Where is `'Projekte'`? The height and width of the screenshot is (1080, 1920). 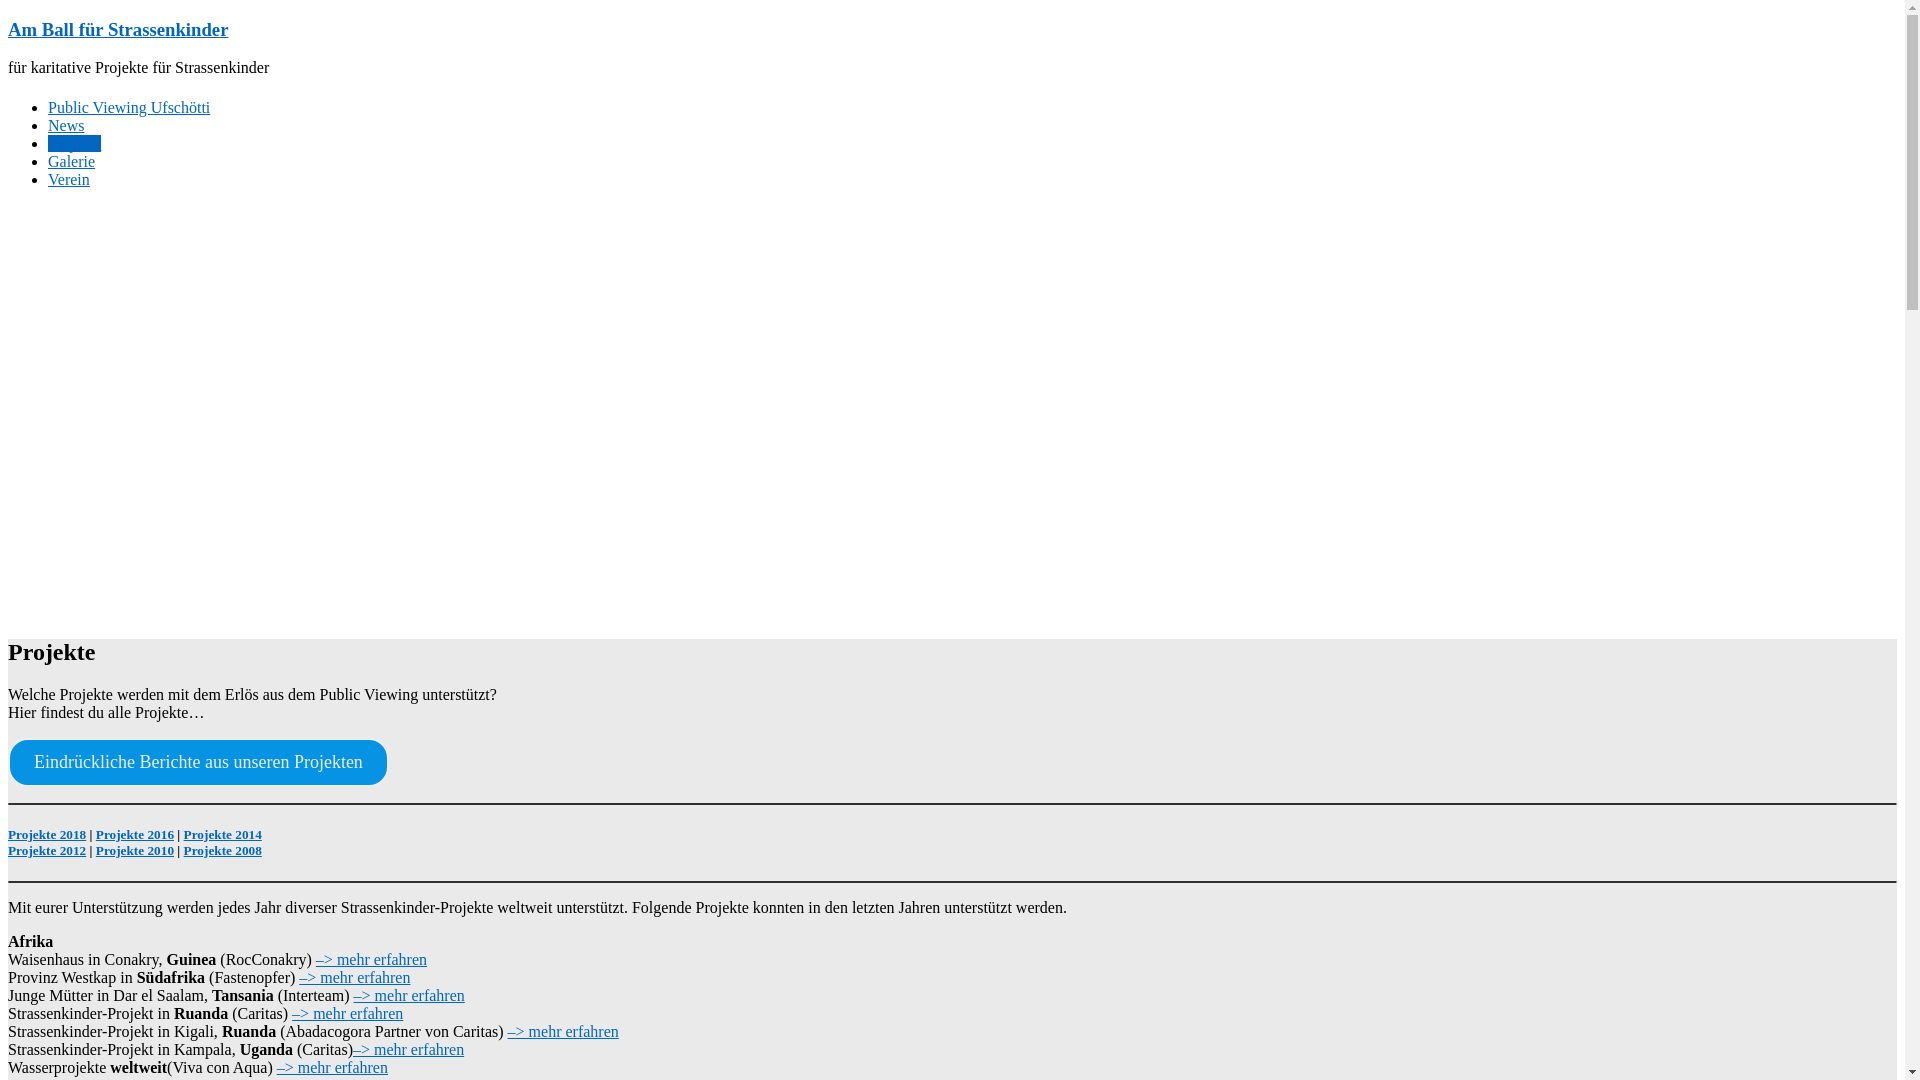
'Projekte' is located at coordinates (74, 142).